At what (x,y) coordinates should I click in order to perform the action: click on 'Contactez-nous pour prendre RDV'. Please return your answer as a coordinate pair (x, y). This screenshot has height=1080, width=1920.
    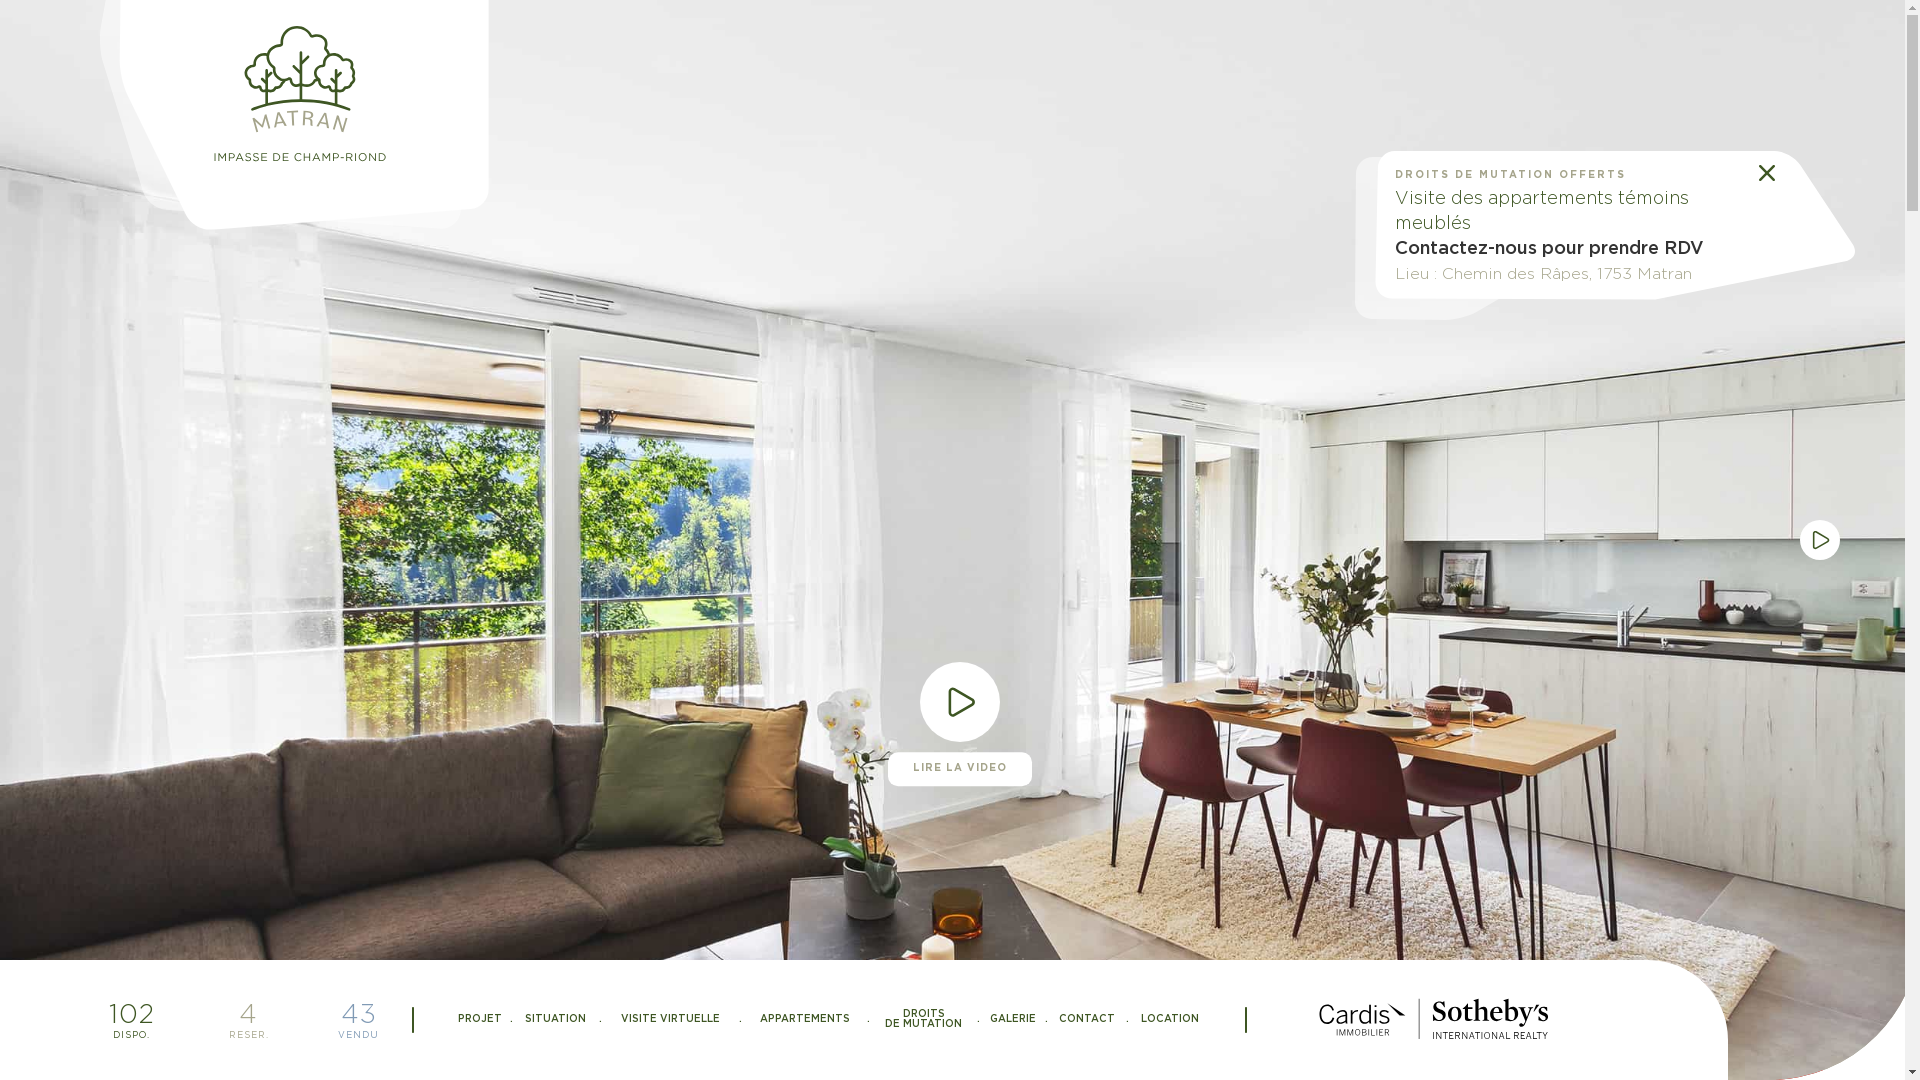
    Looking at the image, I should click on (1548, 248).